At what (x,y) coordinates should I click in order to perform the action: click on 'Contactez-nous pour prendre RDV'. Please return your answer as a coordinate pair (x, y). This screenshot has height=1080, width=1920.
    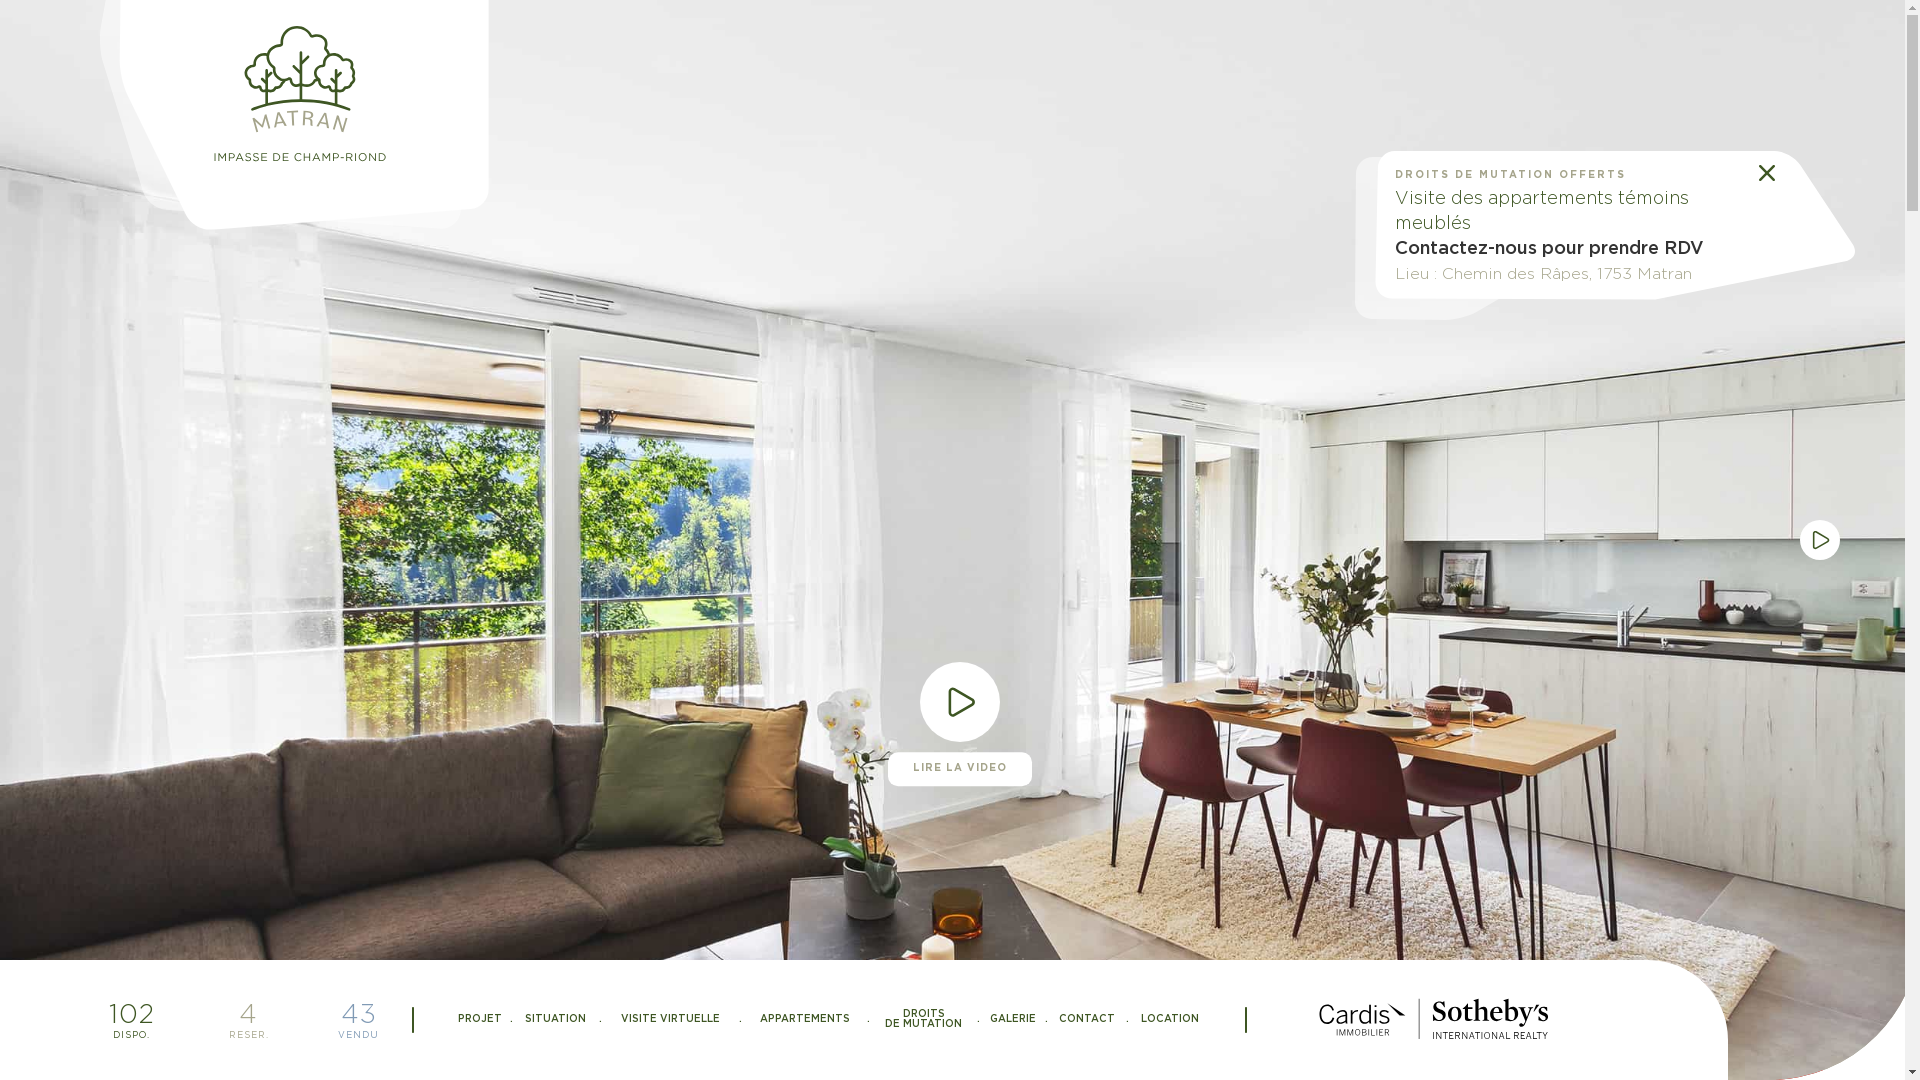
    Looking at the image, I should click on (1548, 248).